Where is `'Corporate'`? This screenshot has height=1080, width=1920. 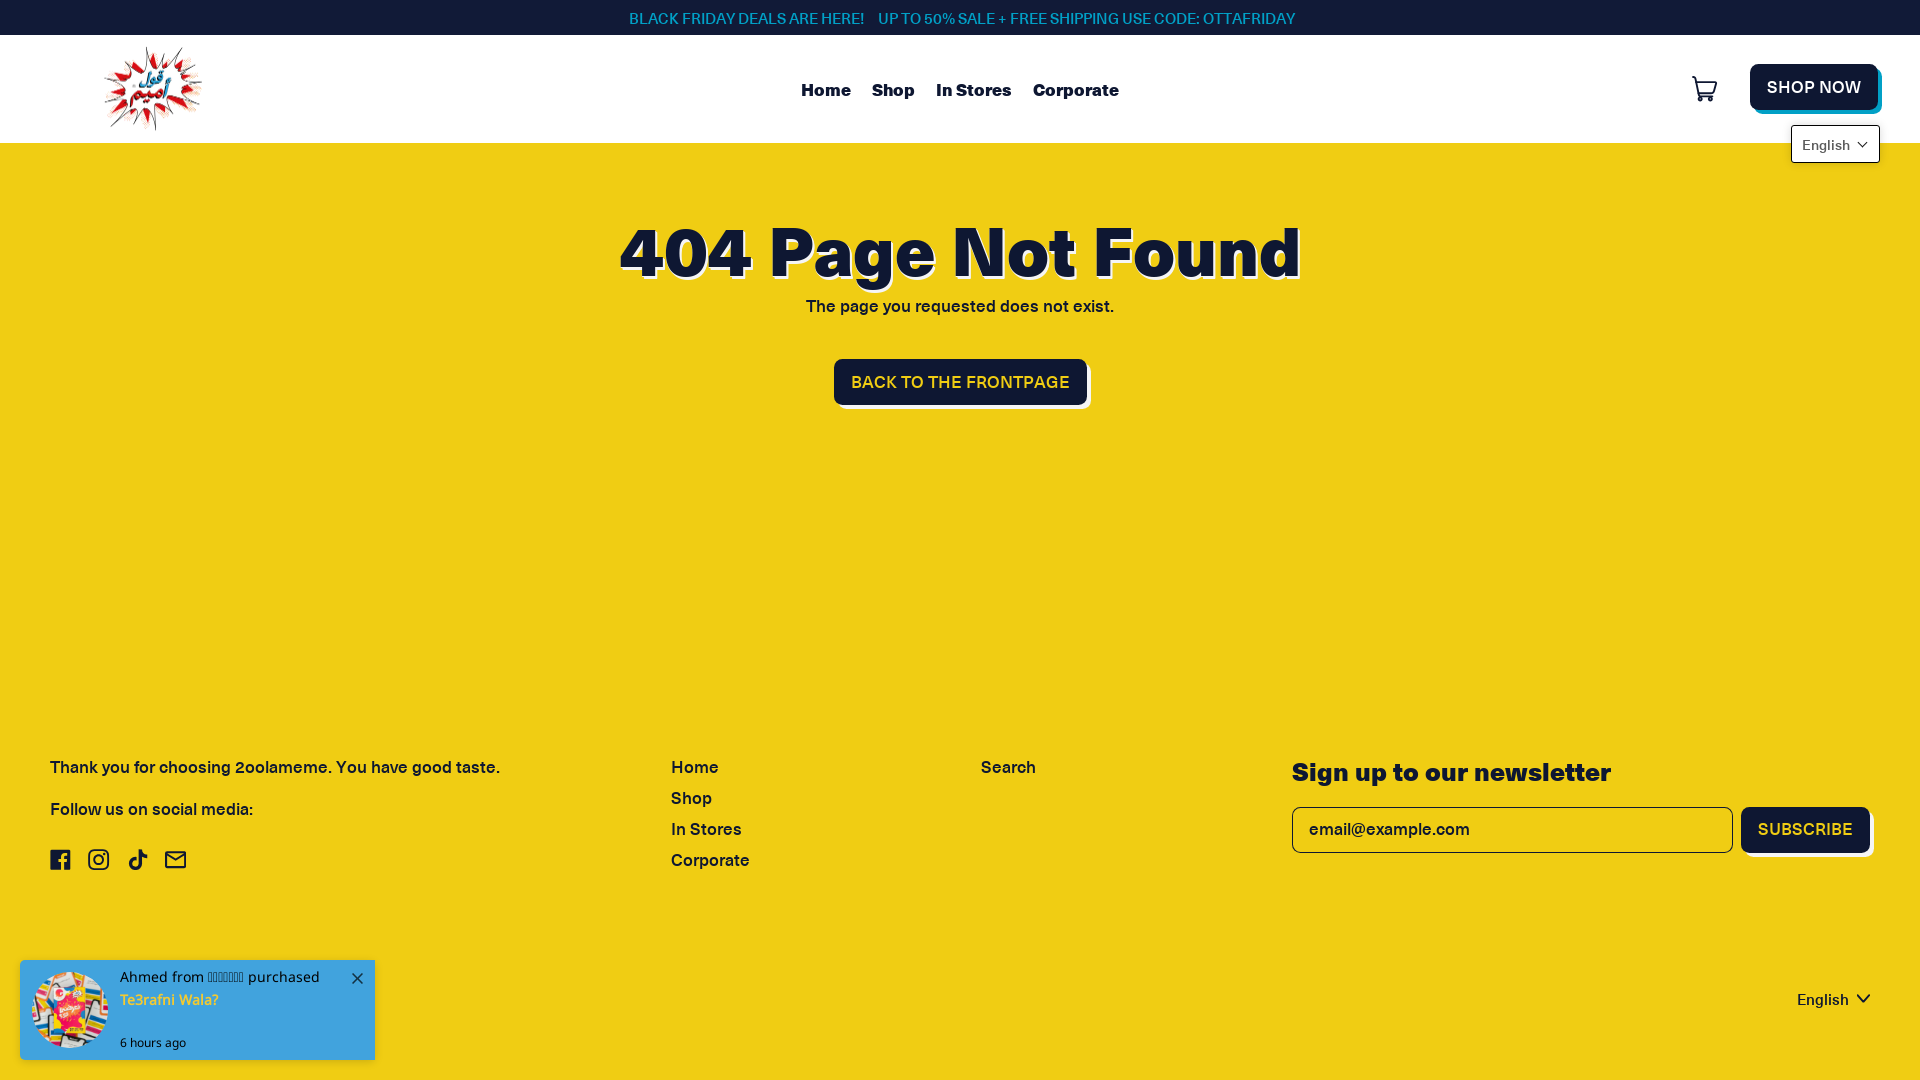 'Corporate' is located at coordinates (671, 859).